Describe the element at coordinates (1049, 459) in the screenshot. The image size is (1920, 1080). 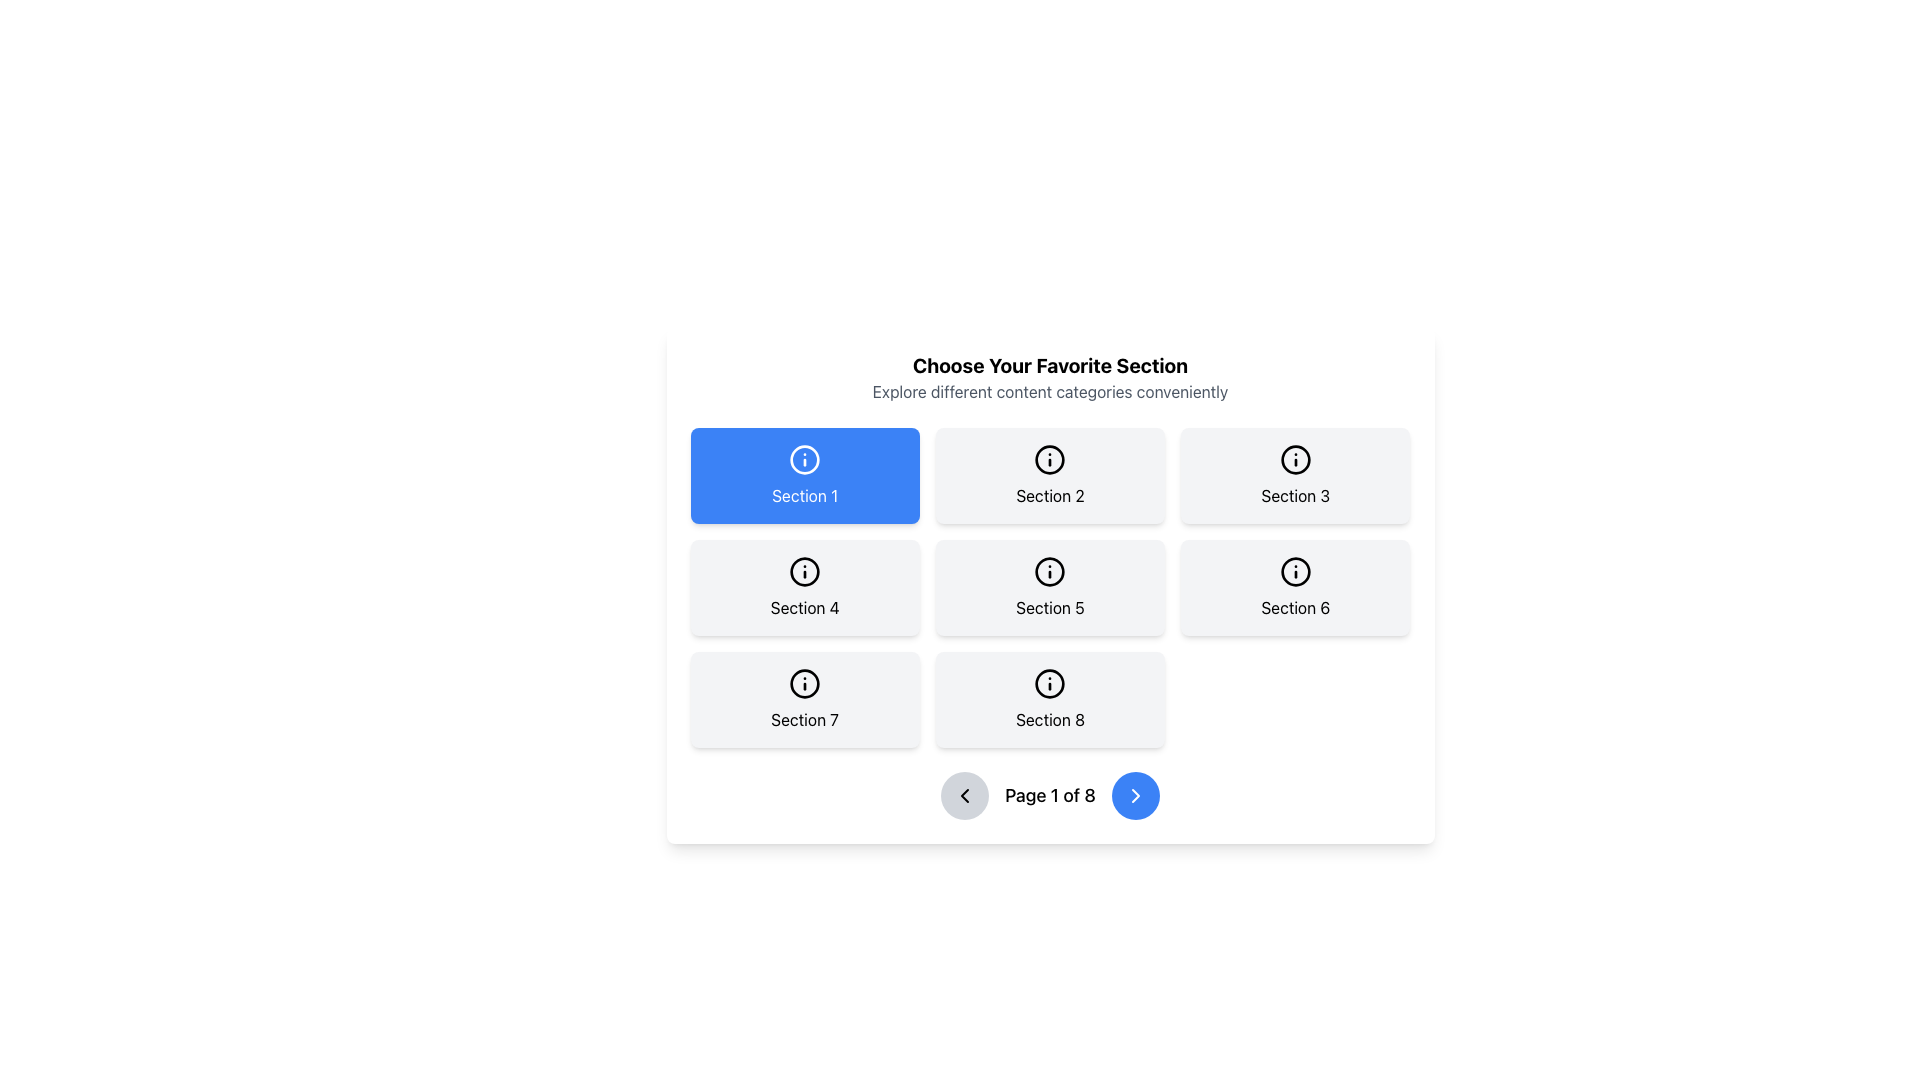
I see `the circular information icon with a hollow border and 'i' symbol located in Section 2, positioned in the second row and second column of the grid` at that location.